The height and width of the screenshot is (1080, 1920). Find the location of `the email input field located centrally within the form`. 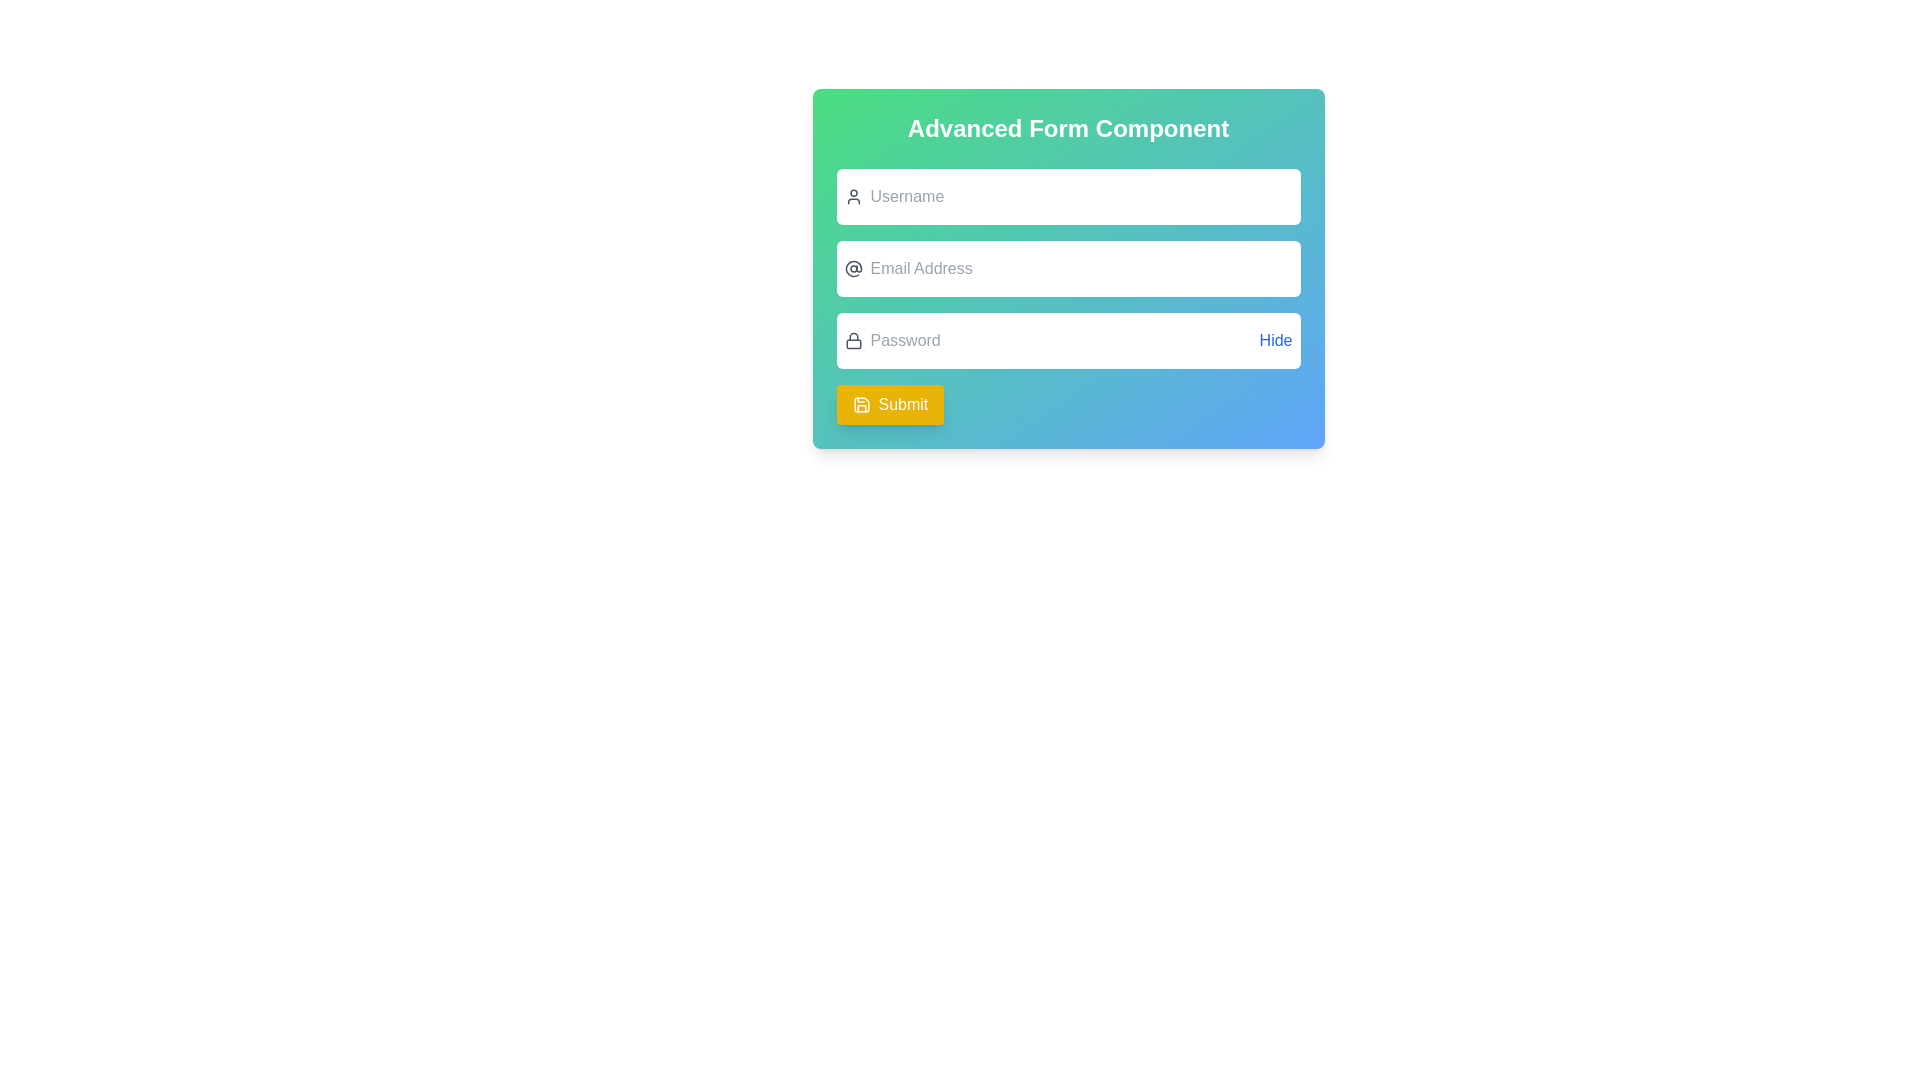

the email input field located centrally within the form is located at coordinates (1067, 268).